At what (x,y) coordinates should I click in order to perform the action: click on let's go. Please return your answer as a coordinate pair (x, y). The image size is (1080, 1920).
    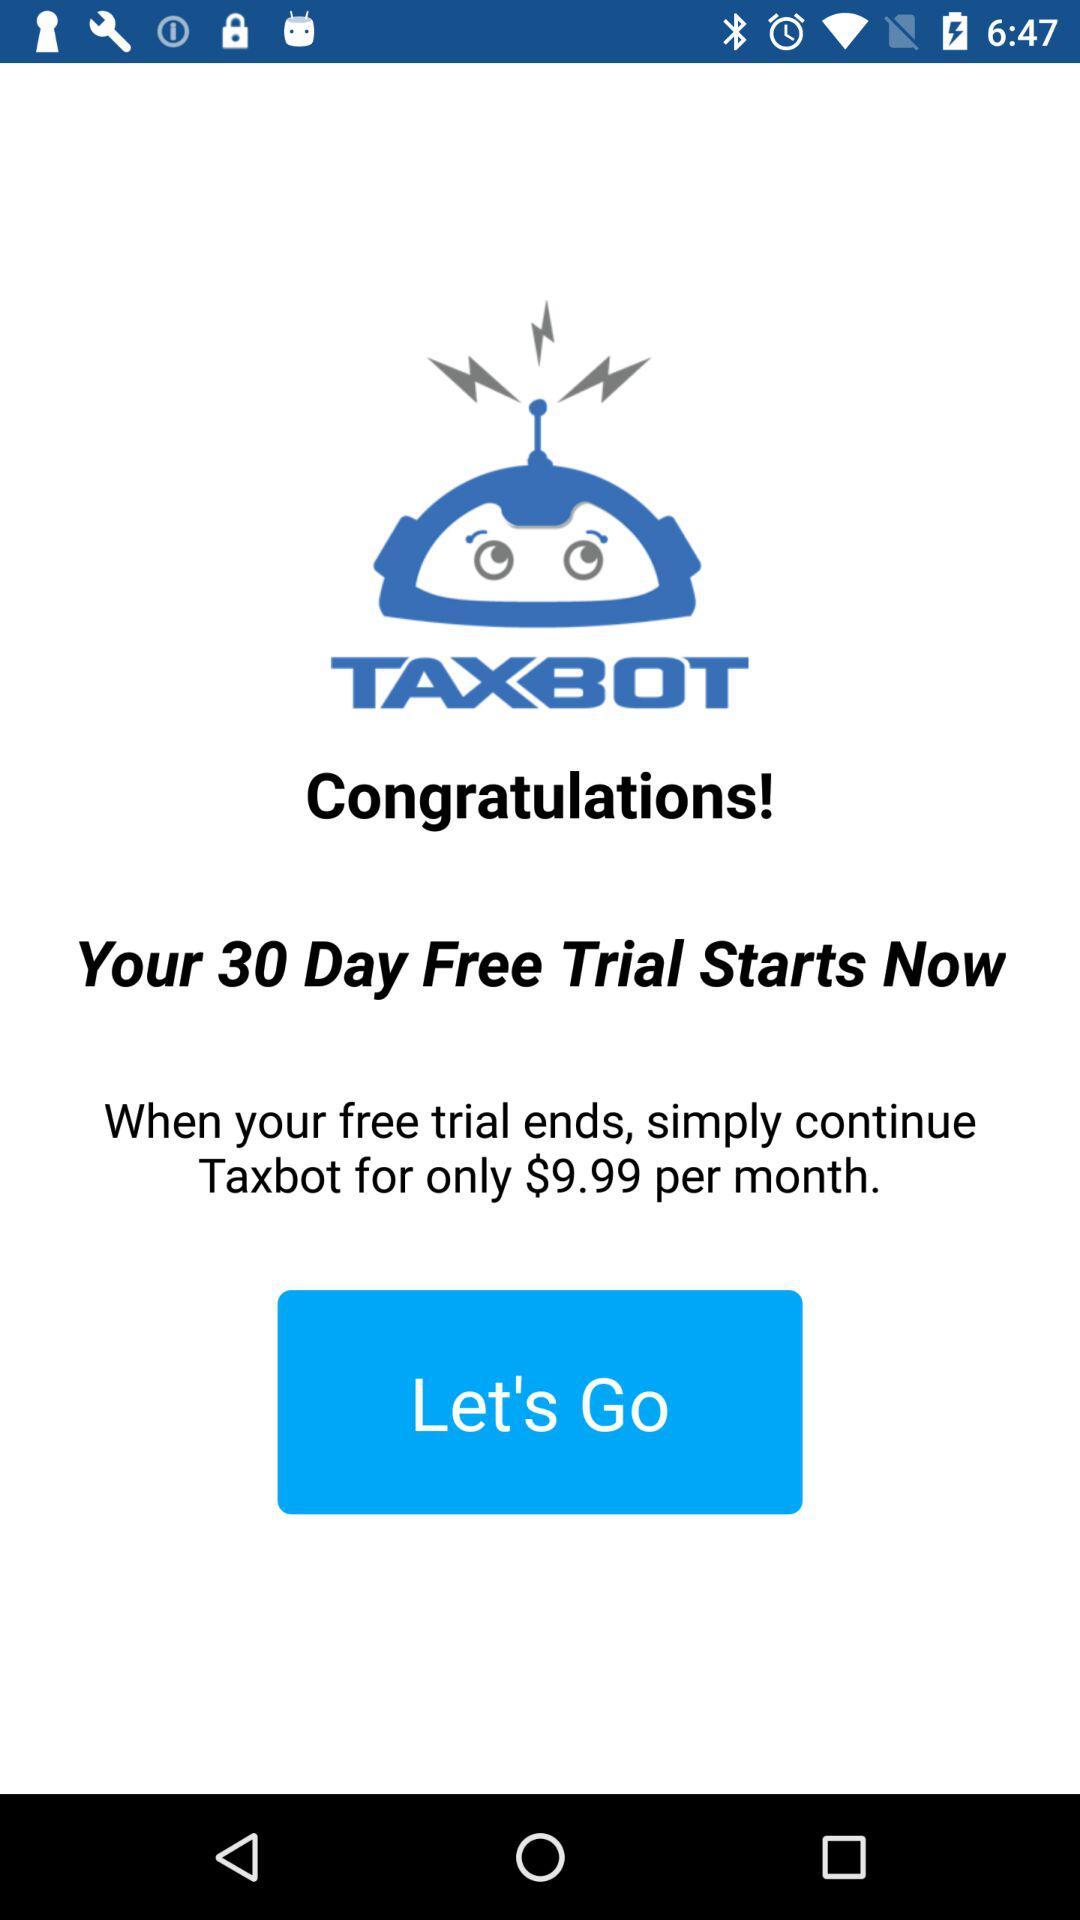
    Looking at the image, I should click on (540, 1401).